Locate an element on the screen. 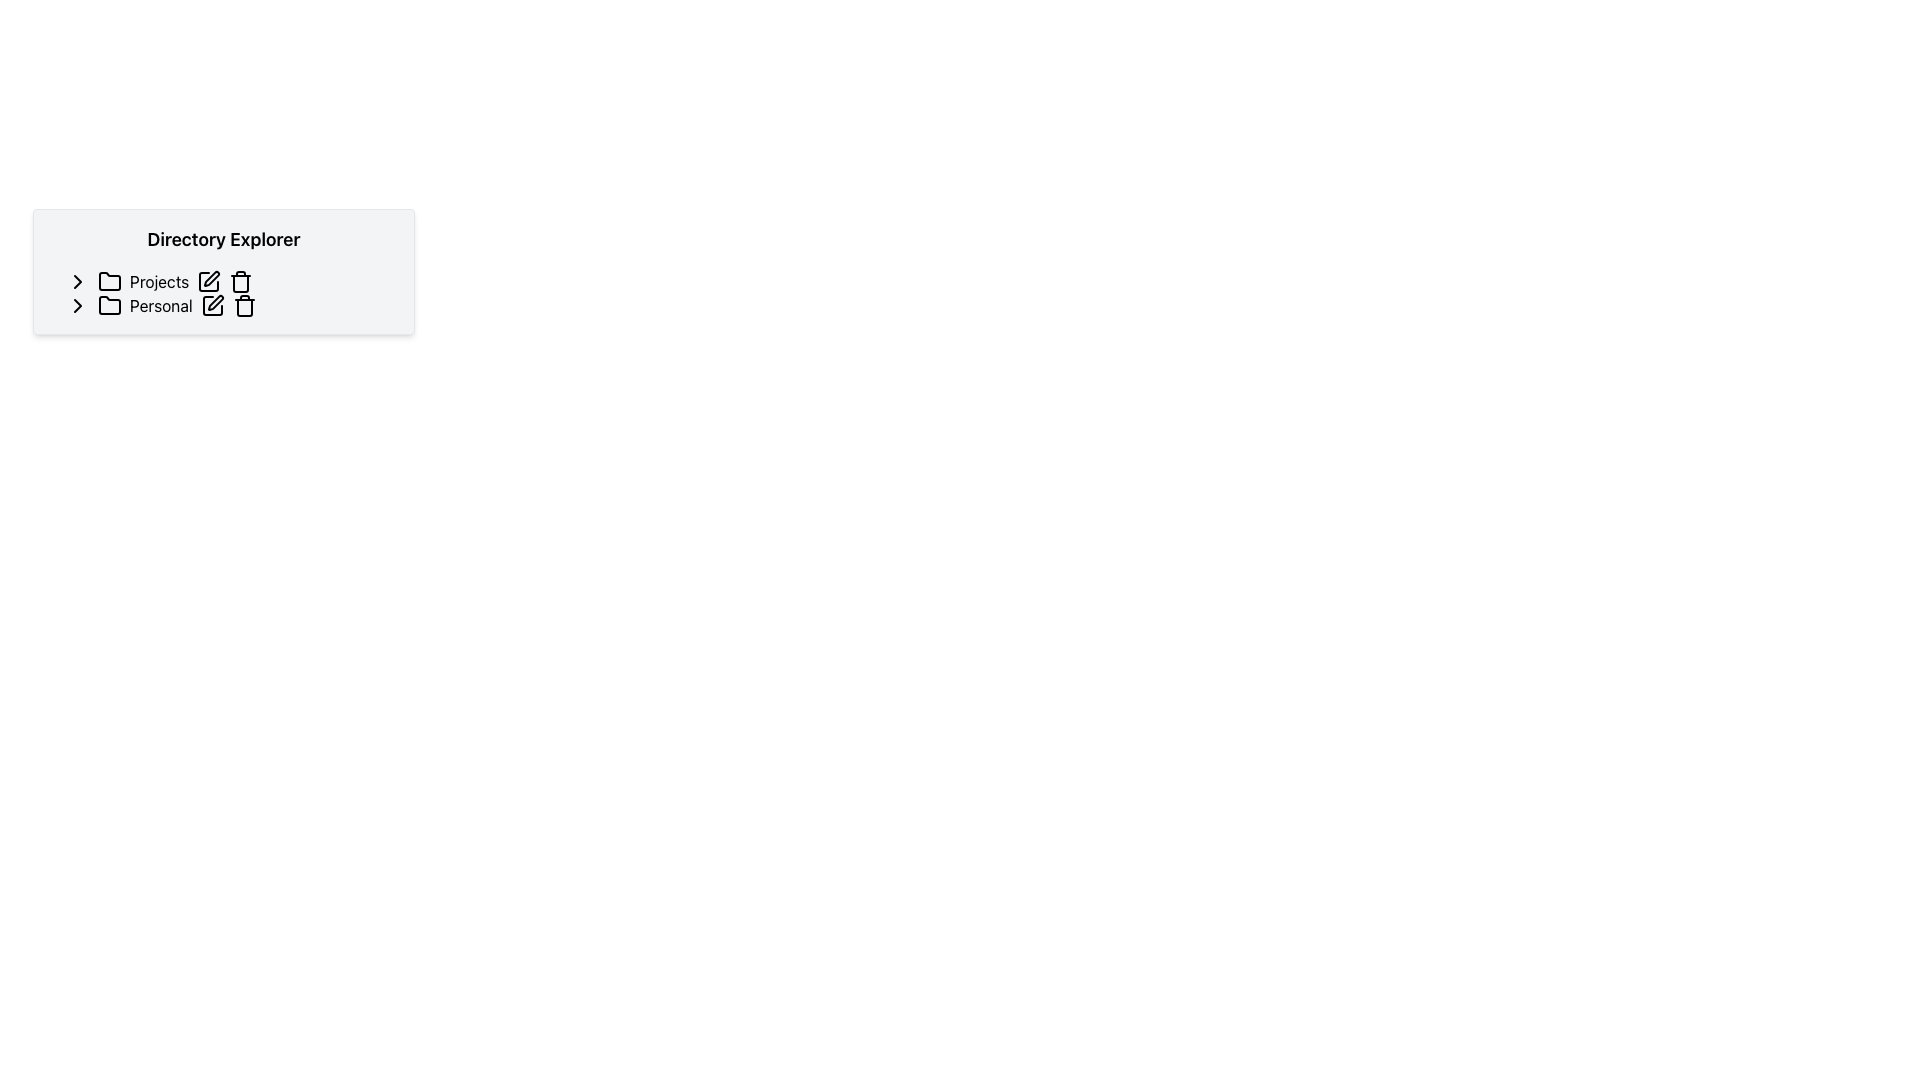 Image resolution: width=1920 pixels, height=1080 pixels. the interactive icon within the SVG structure that is positioned near the text labeled 'Personal' in the Directory Explorer interface is located at coordinates (212, 305).